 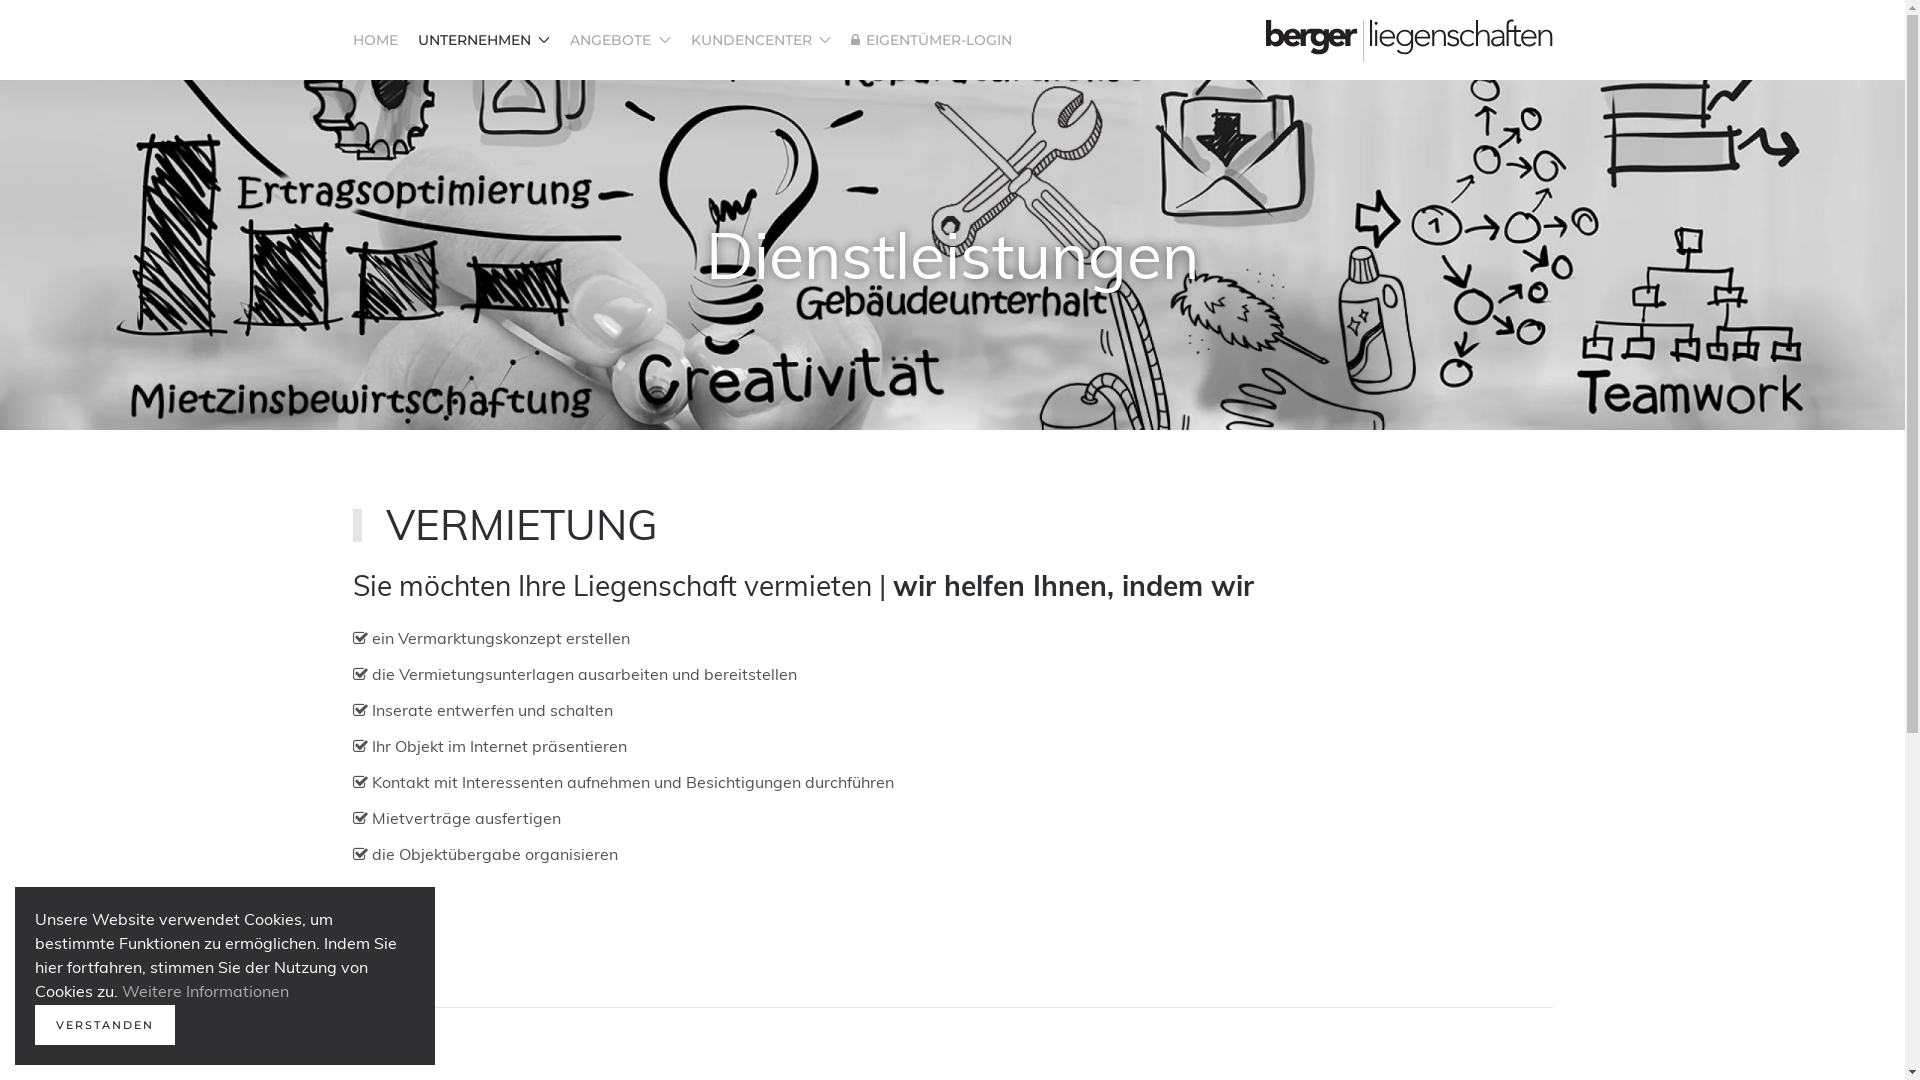 What do you see at coordinates (759, 39) in the screenshot?
I see `'KUNDENCENTER'` at bounding box center [759, 39].